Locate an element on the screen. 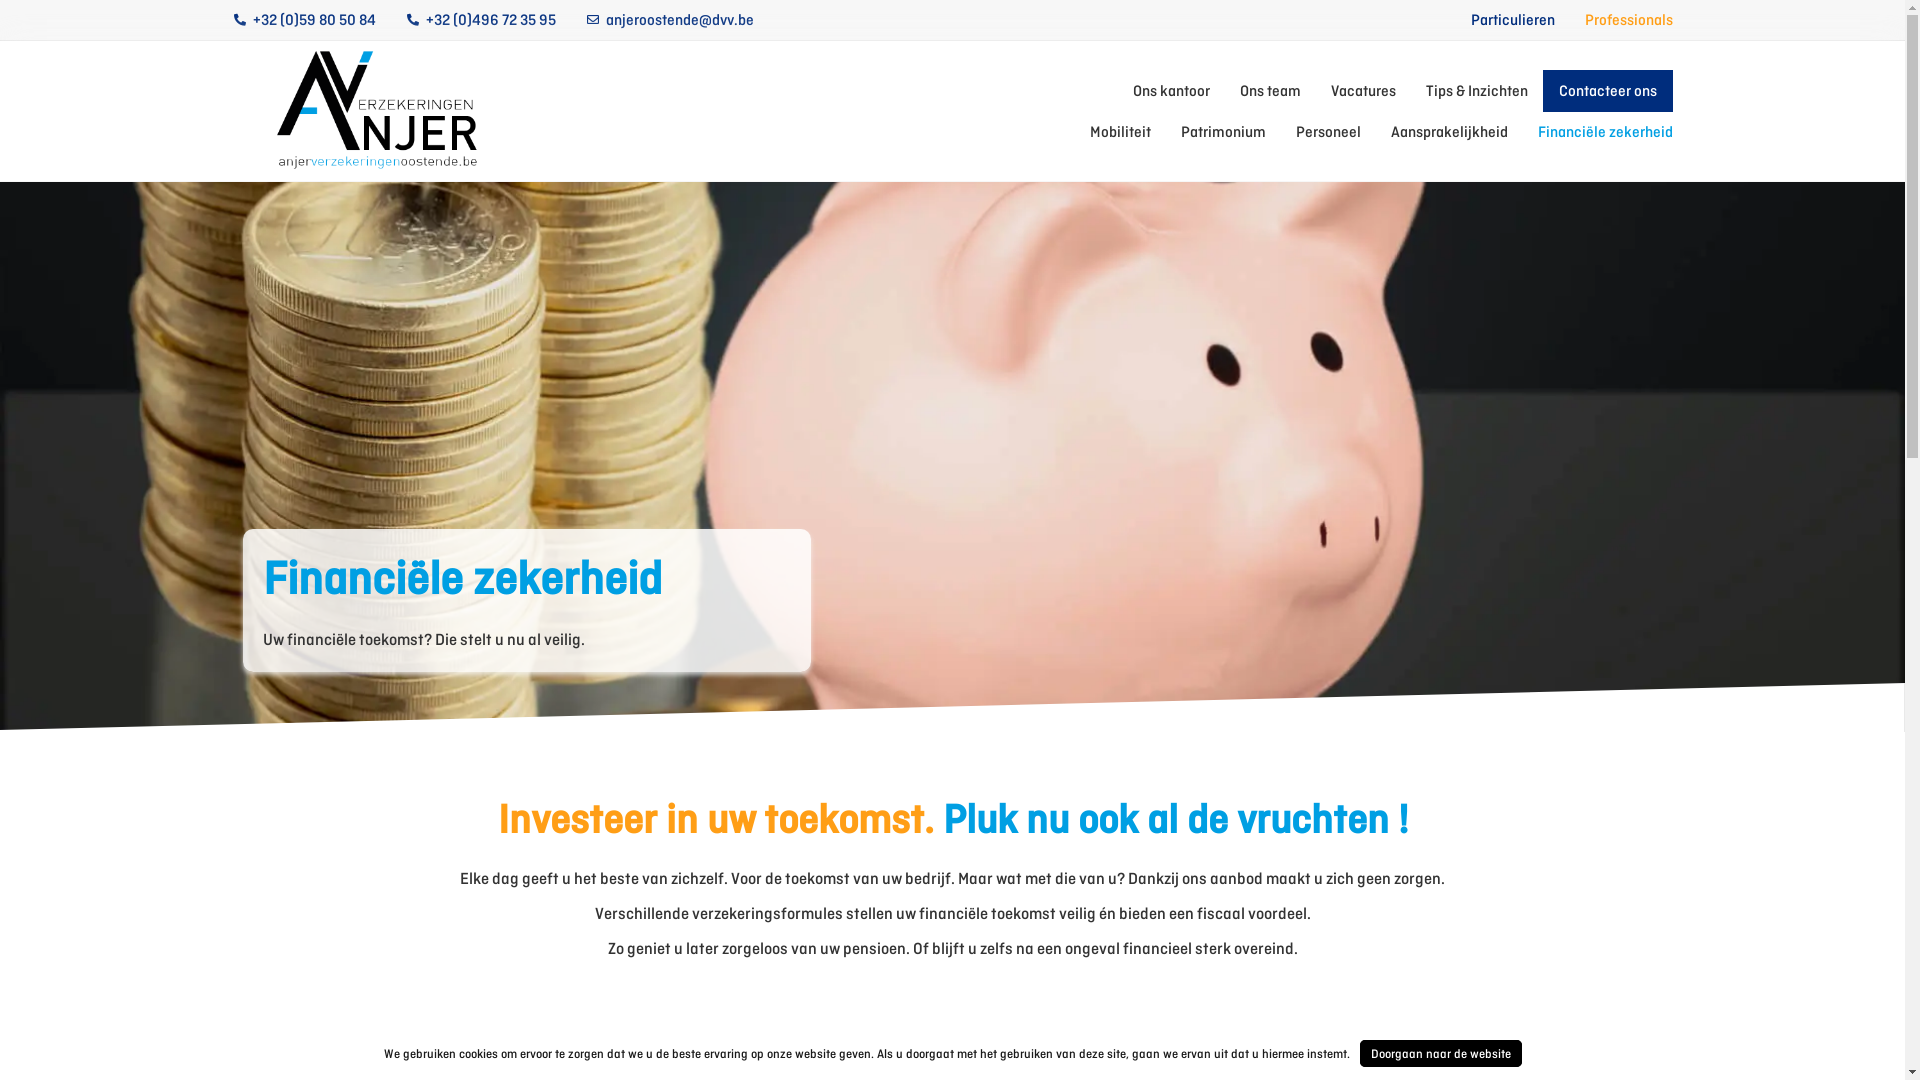 This screenshot has width=1920, height=1080. 'Aansprakelijkheid' is located at coordinates (1448, 131).